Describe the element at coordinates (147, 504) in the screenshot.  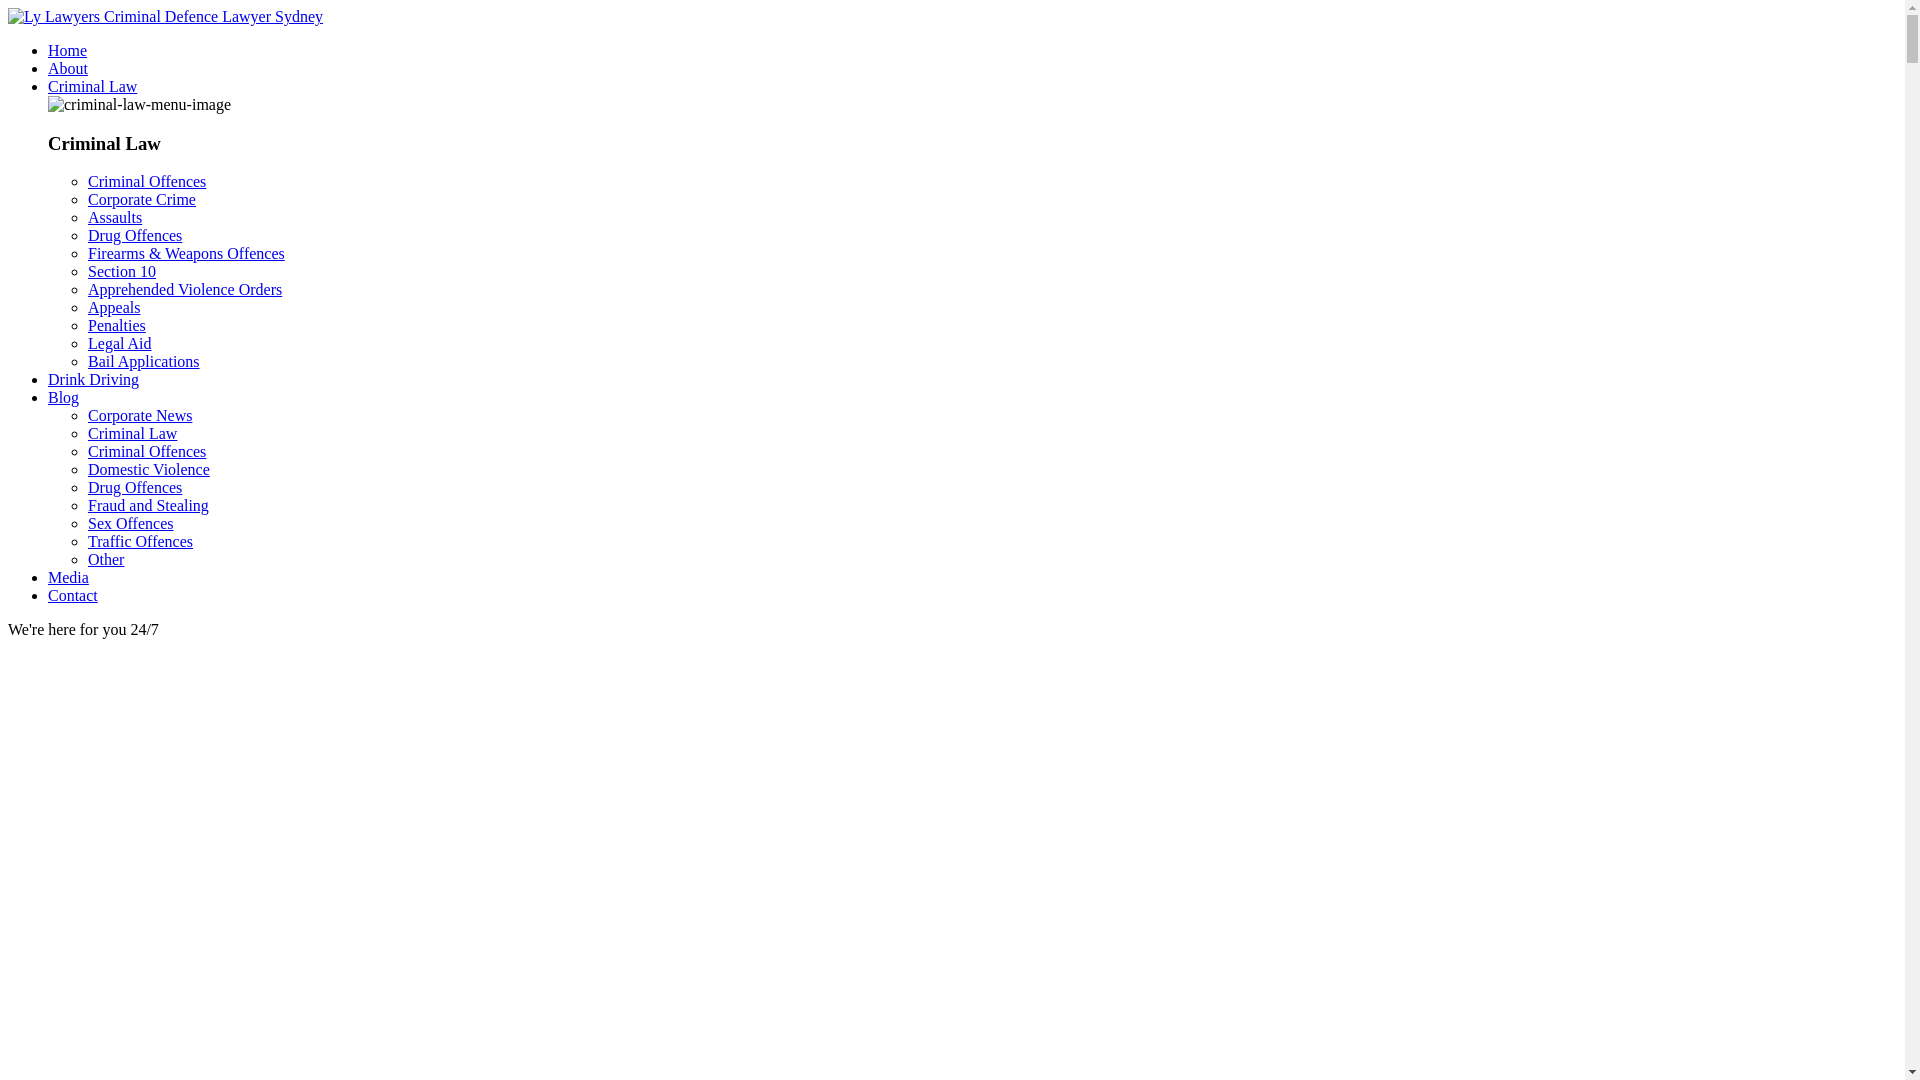
I see `'Fraud and Stealing'` at that location.